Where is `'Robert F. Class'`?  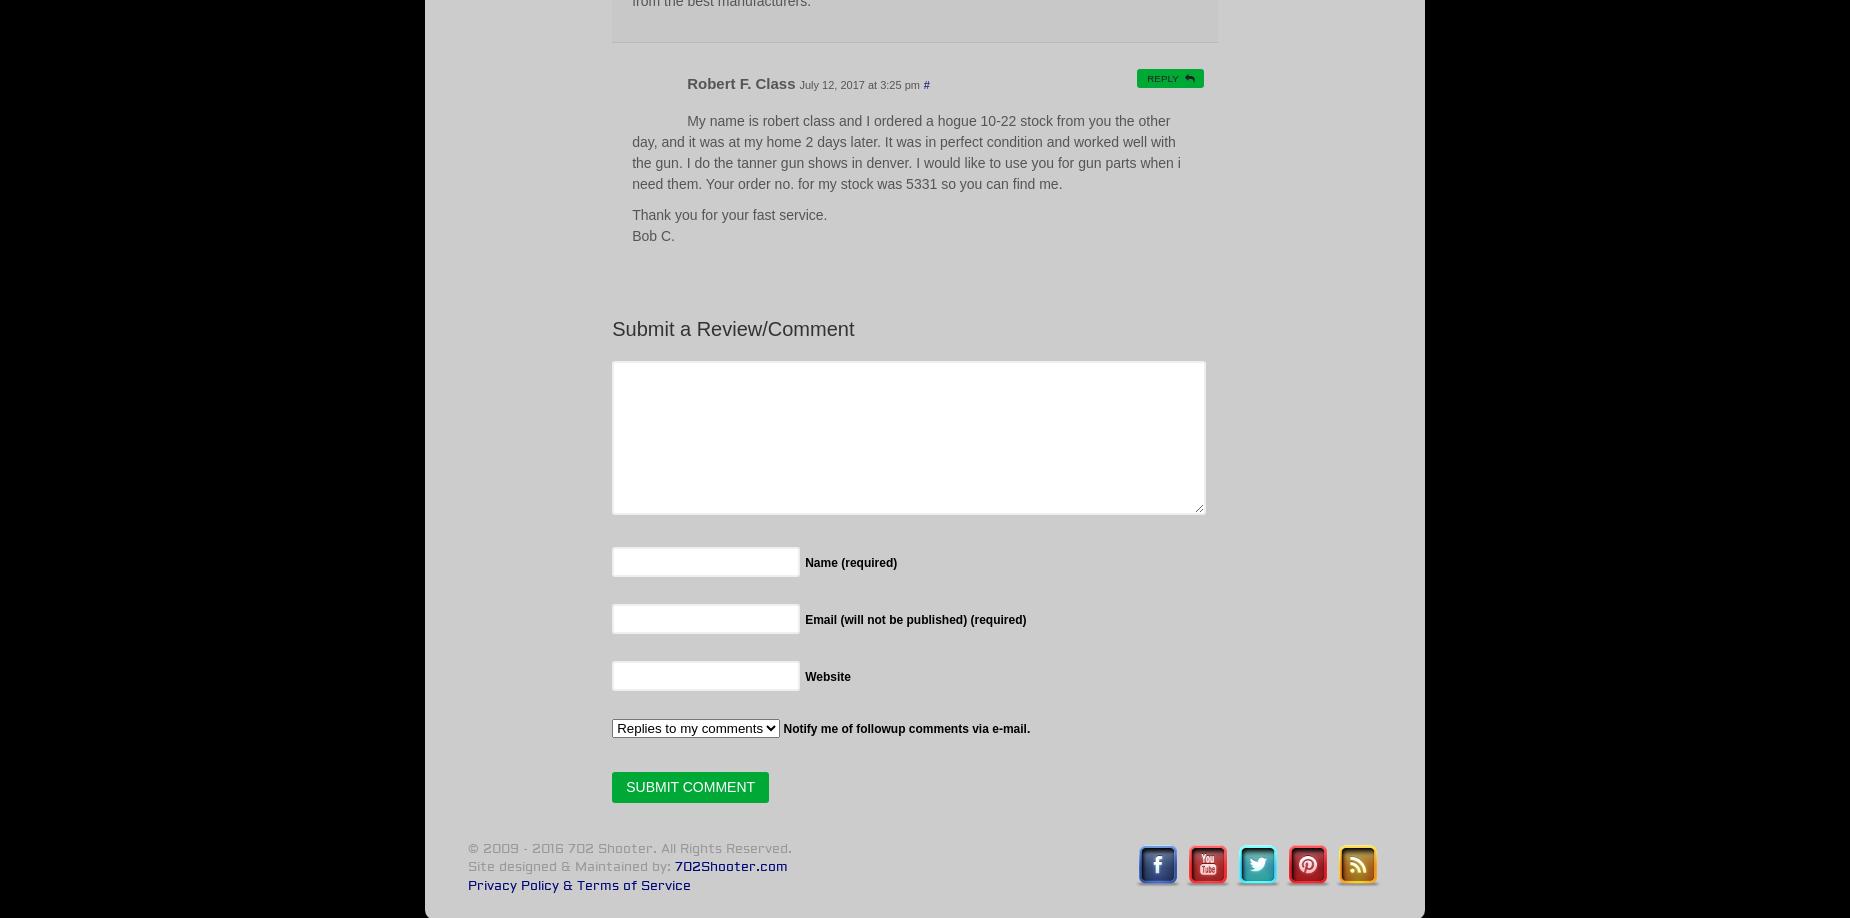
'Robert F. Class' is located at coordinates (687, 81).